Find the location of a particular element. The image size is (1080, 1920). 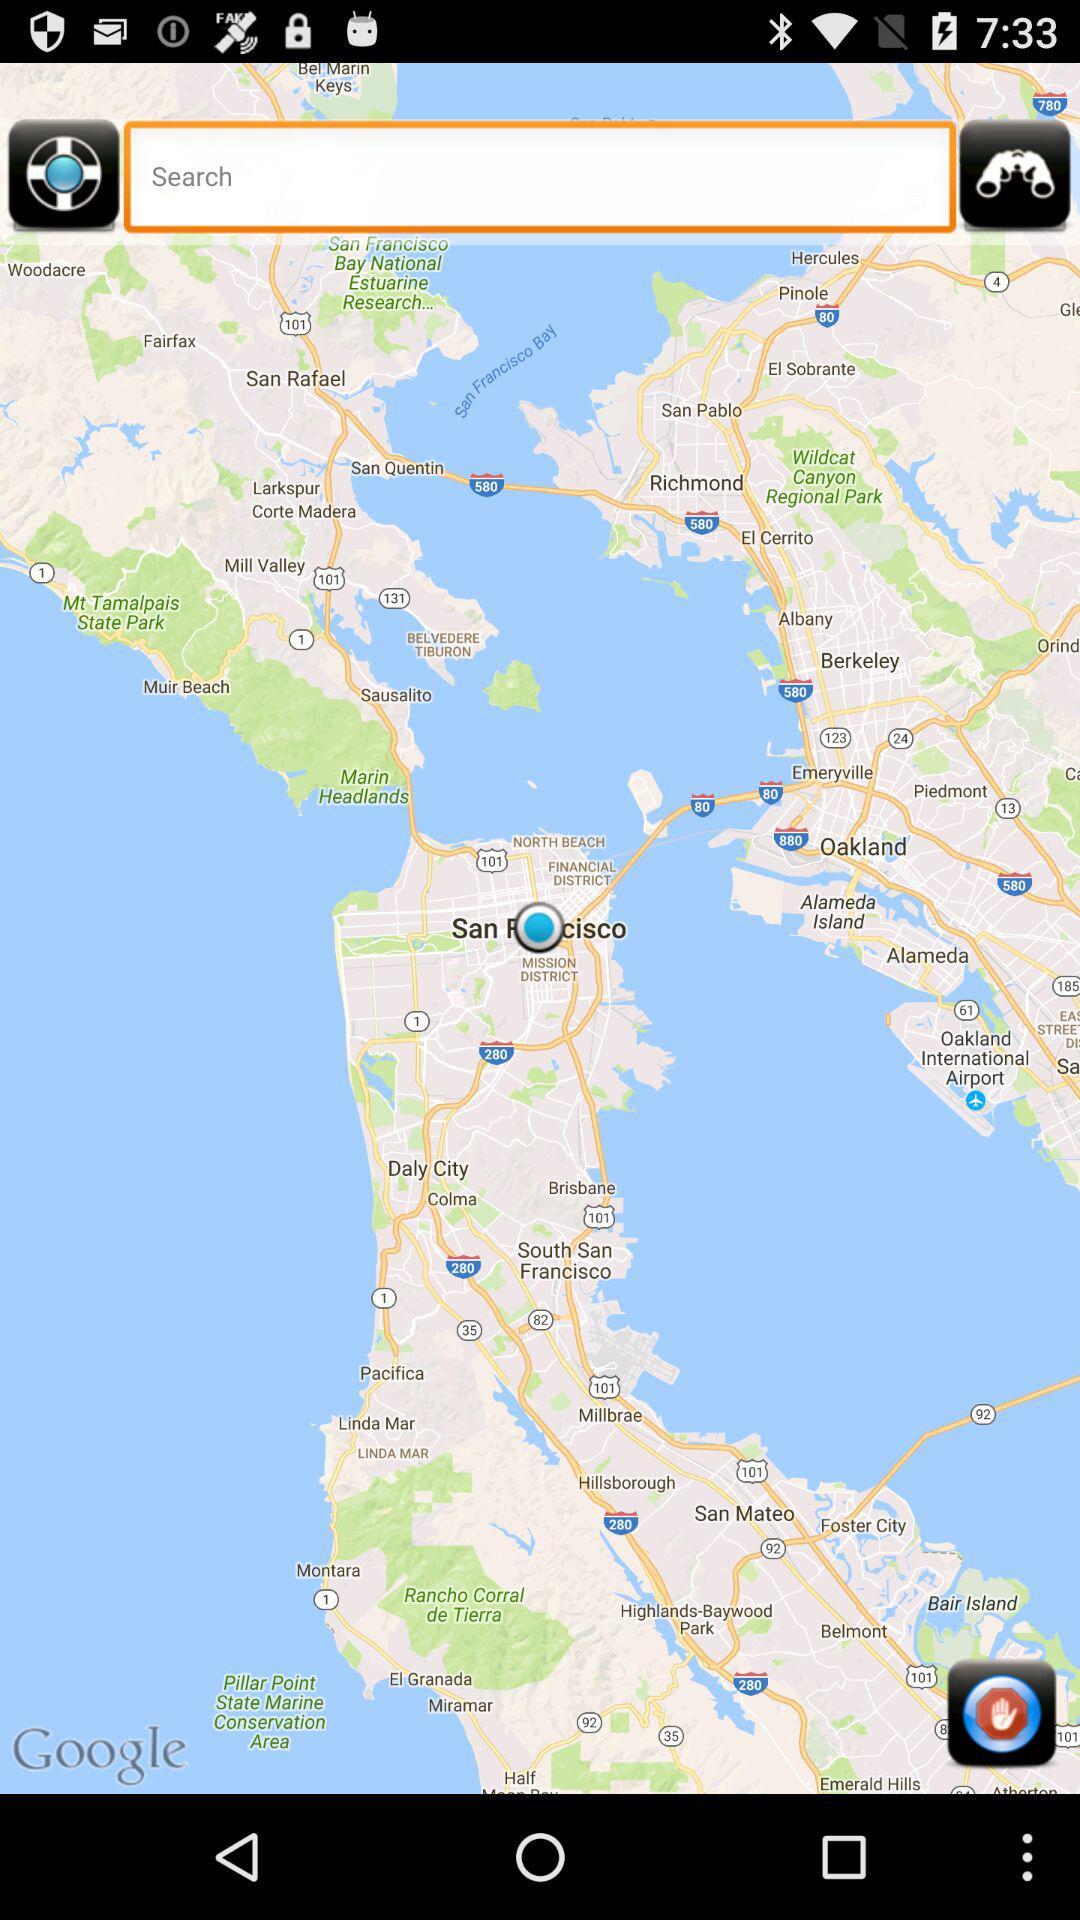

seek current location is located at coordinates (63, 182).